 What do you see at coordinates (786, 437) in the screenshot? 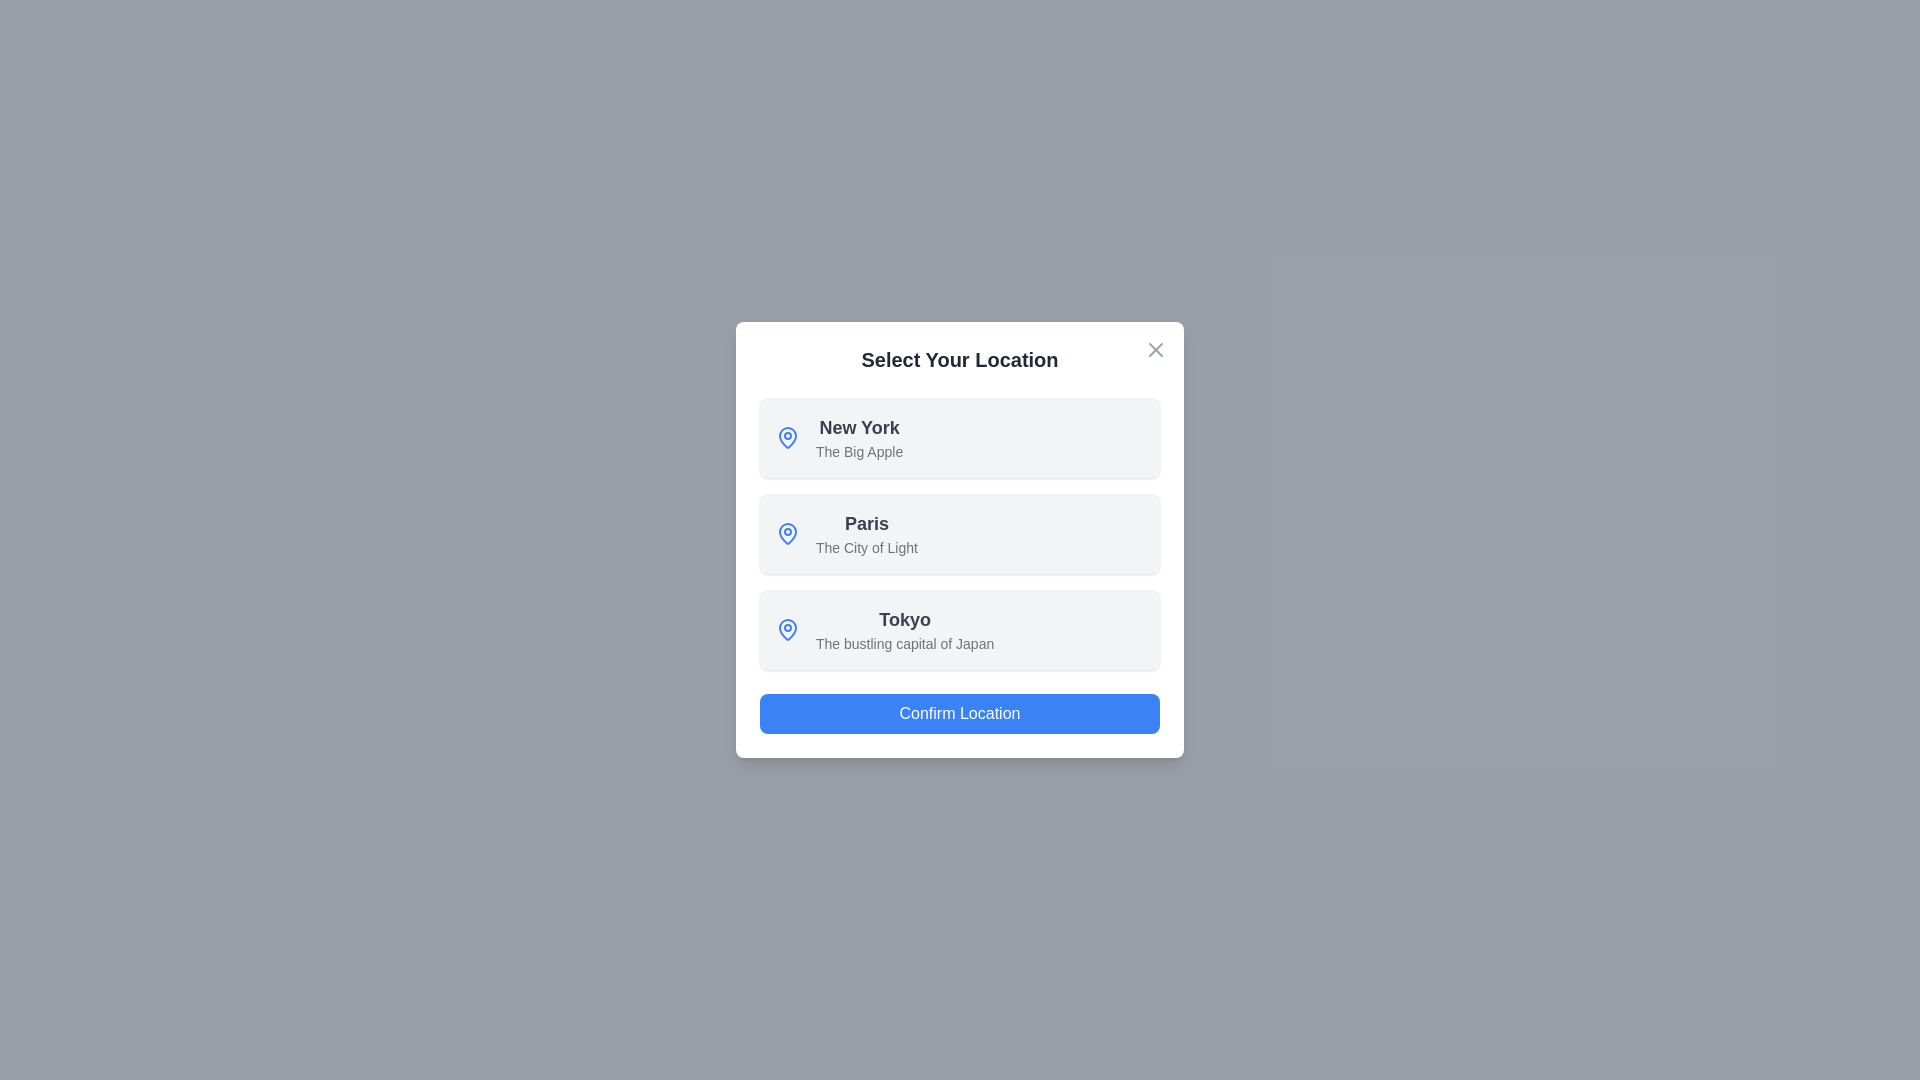
I see `the map pin icon for New York` at bounding box center [786, 437].